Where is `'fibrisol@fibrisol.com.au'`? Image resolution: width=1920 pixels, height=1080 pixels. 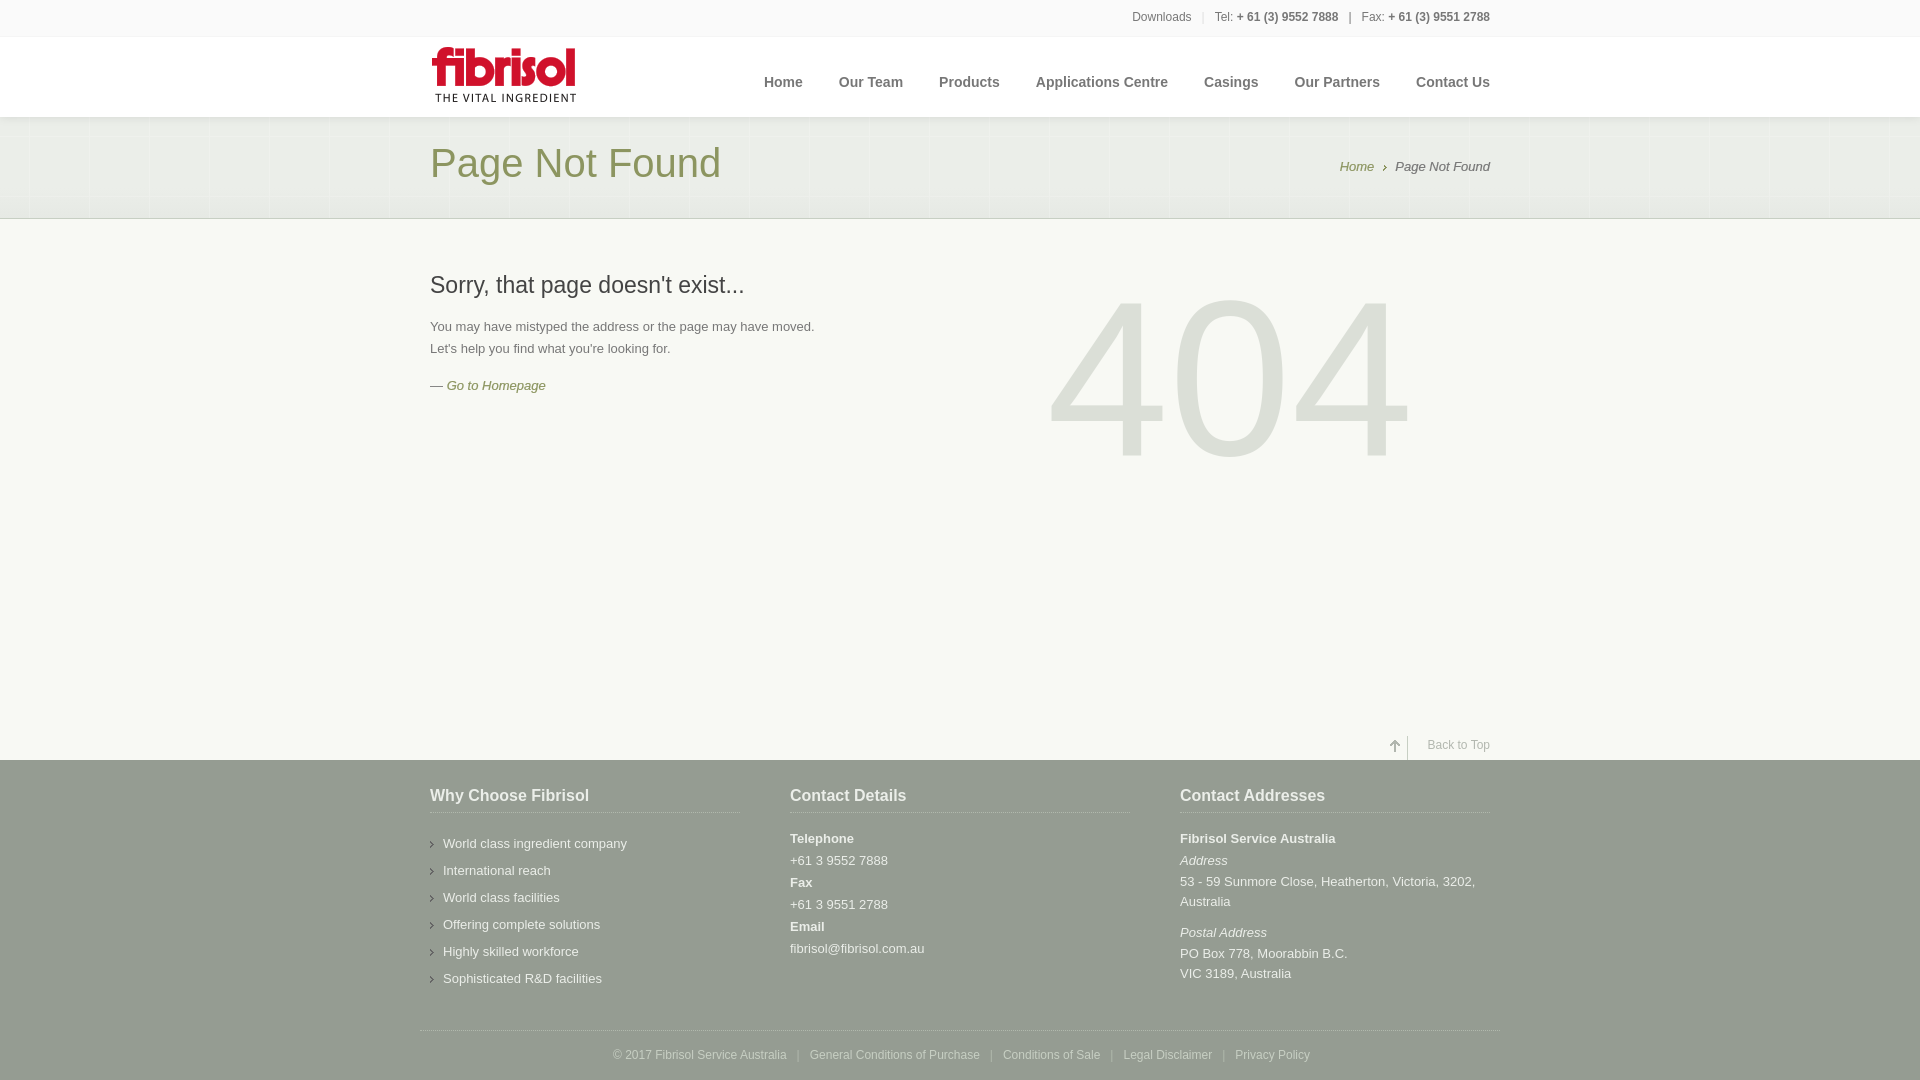
'fibrisol@fibrisol.com.au' is located at coordinates (857, 947).